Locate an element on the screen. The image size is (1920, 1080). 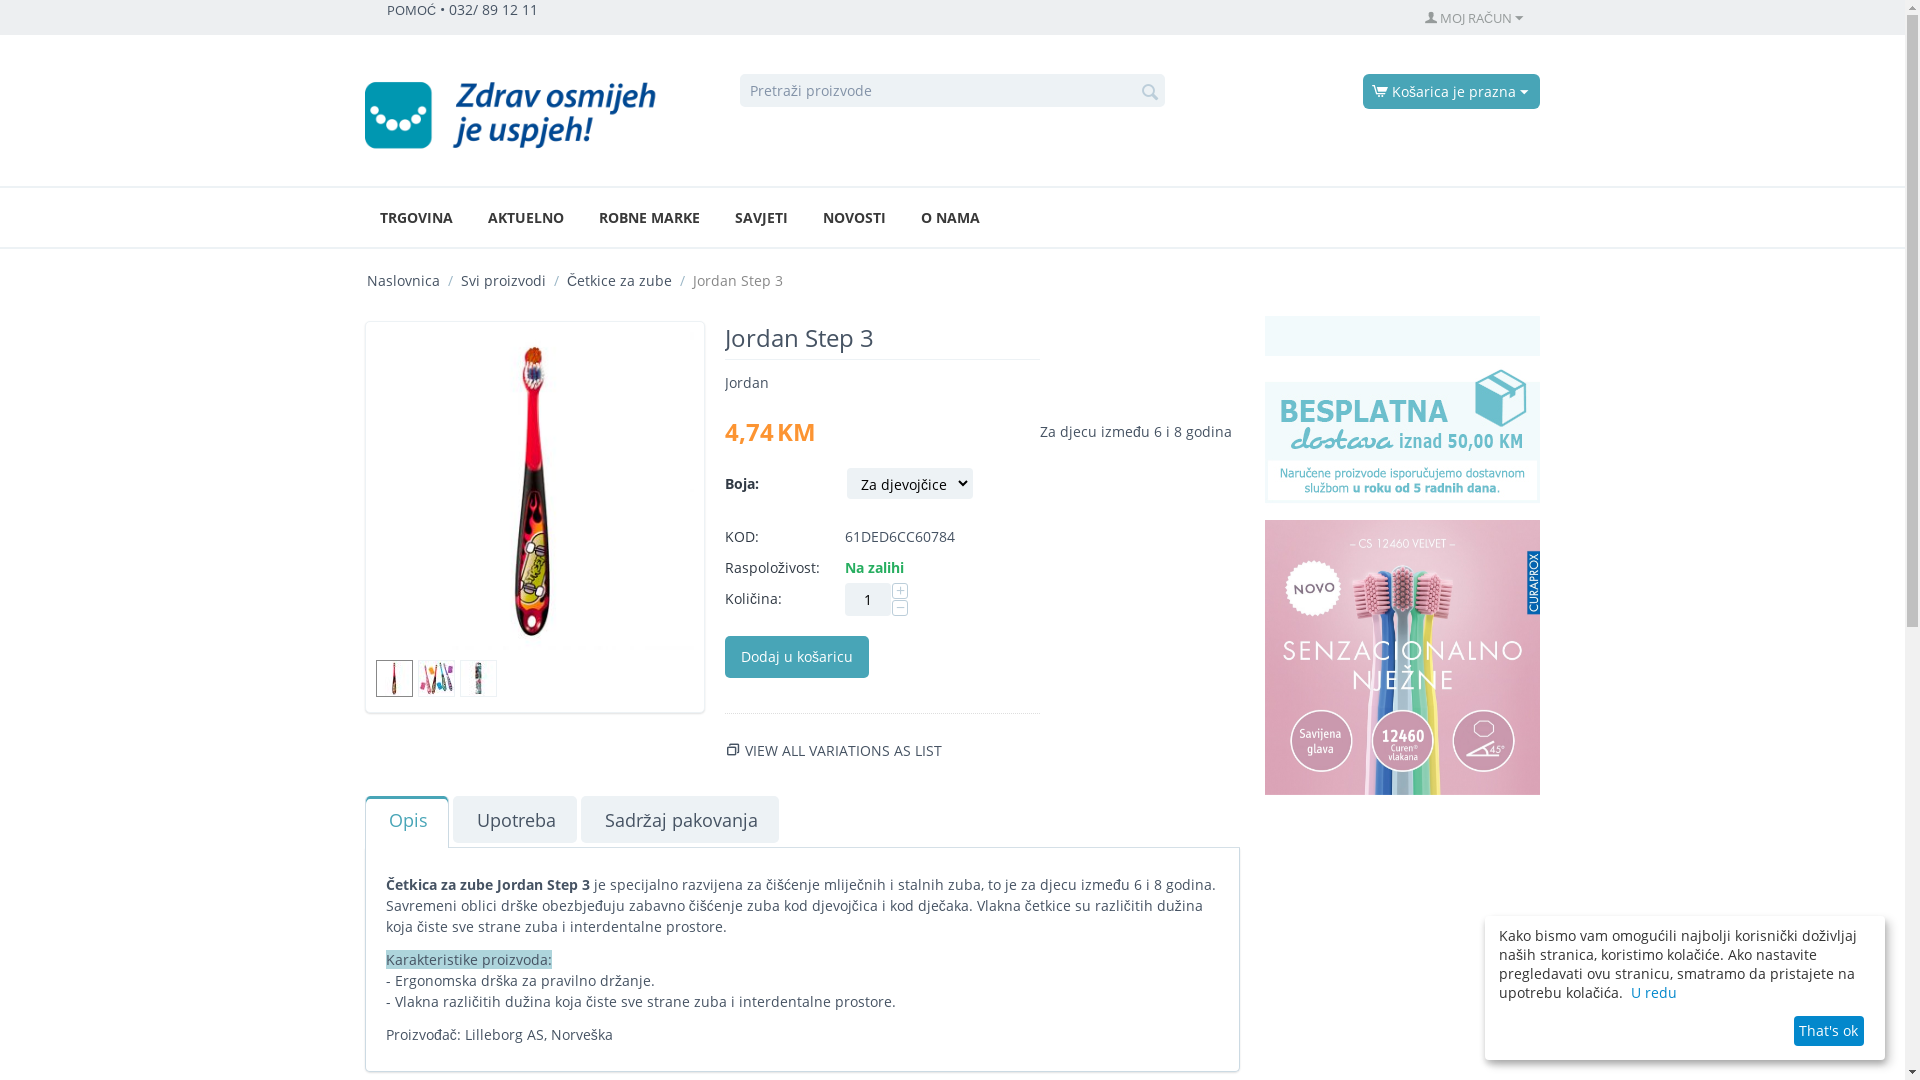
'ROBNE MARKE' is located at coordinates (649, 217).